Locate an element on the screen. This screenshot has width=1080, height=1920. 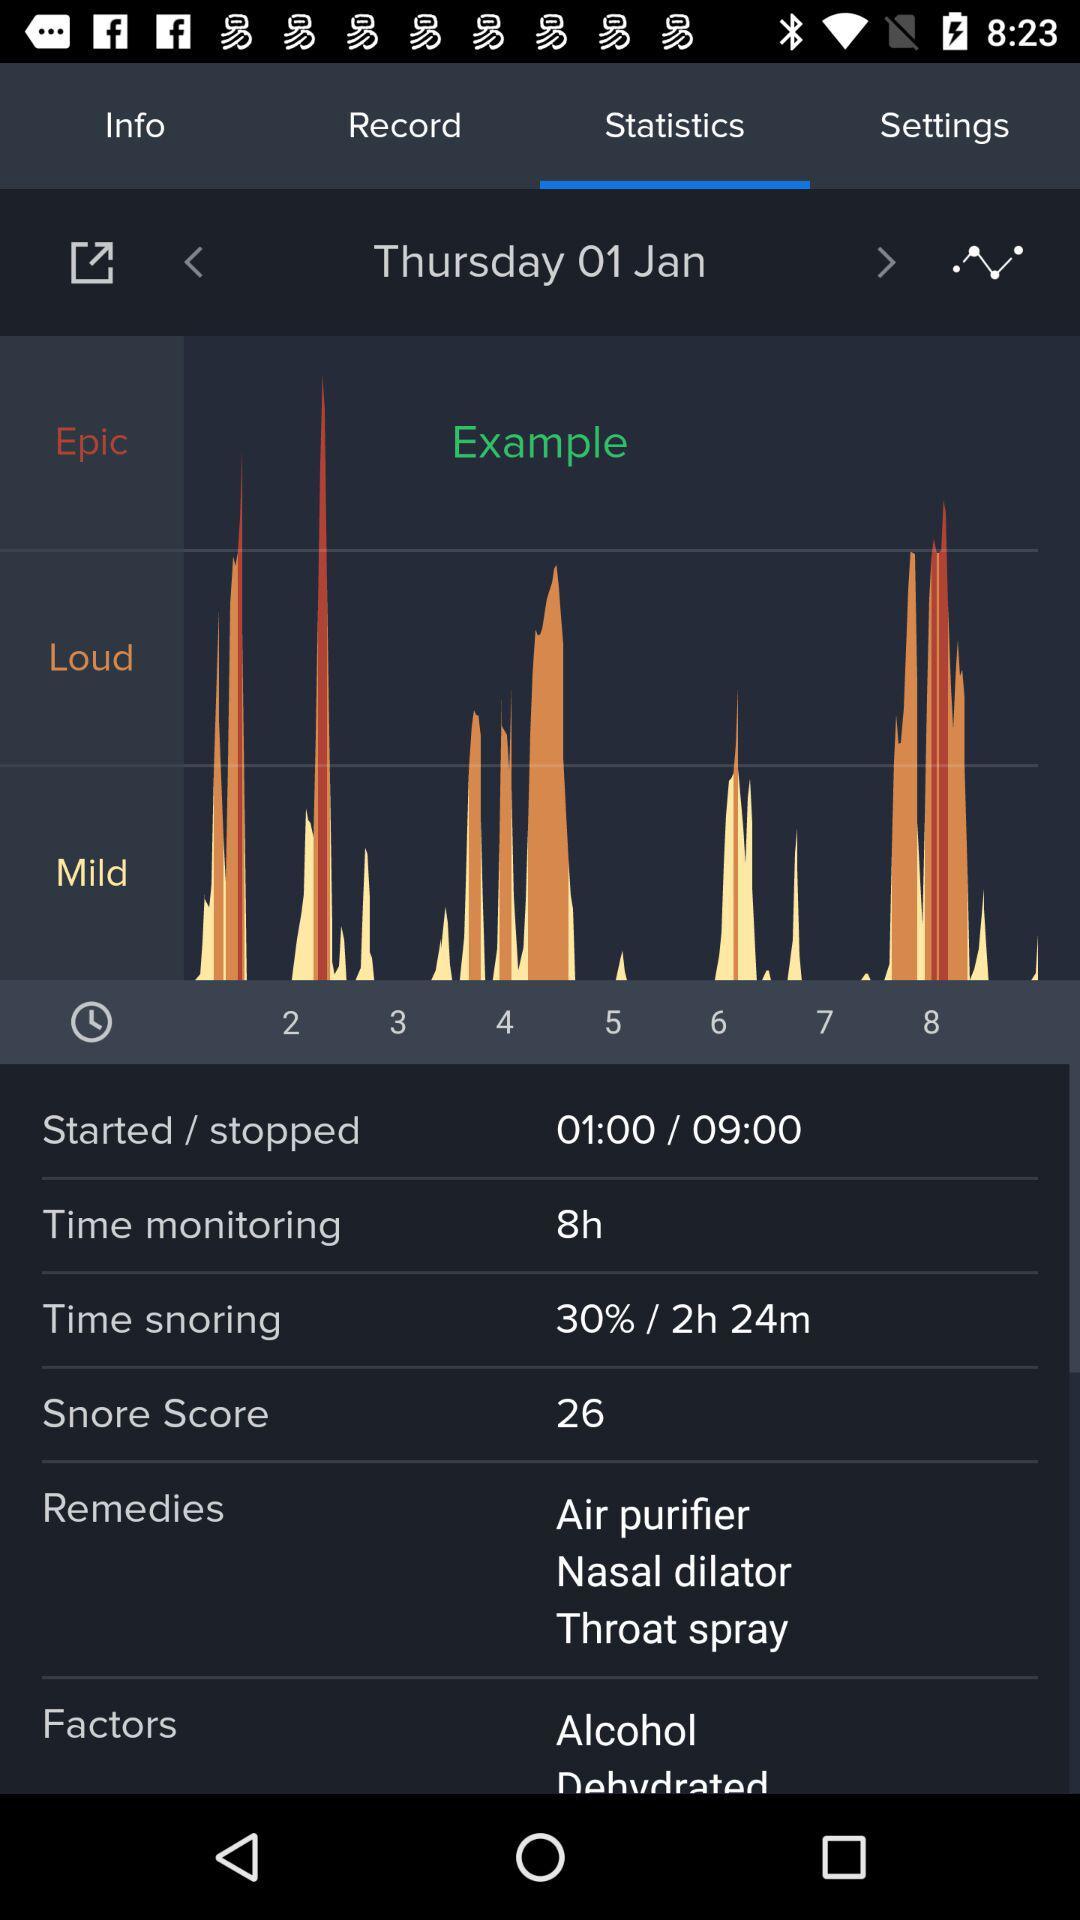
the app to the right of the thursday 01 jan is located at coordinates (834, 261).